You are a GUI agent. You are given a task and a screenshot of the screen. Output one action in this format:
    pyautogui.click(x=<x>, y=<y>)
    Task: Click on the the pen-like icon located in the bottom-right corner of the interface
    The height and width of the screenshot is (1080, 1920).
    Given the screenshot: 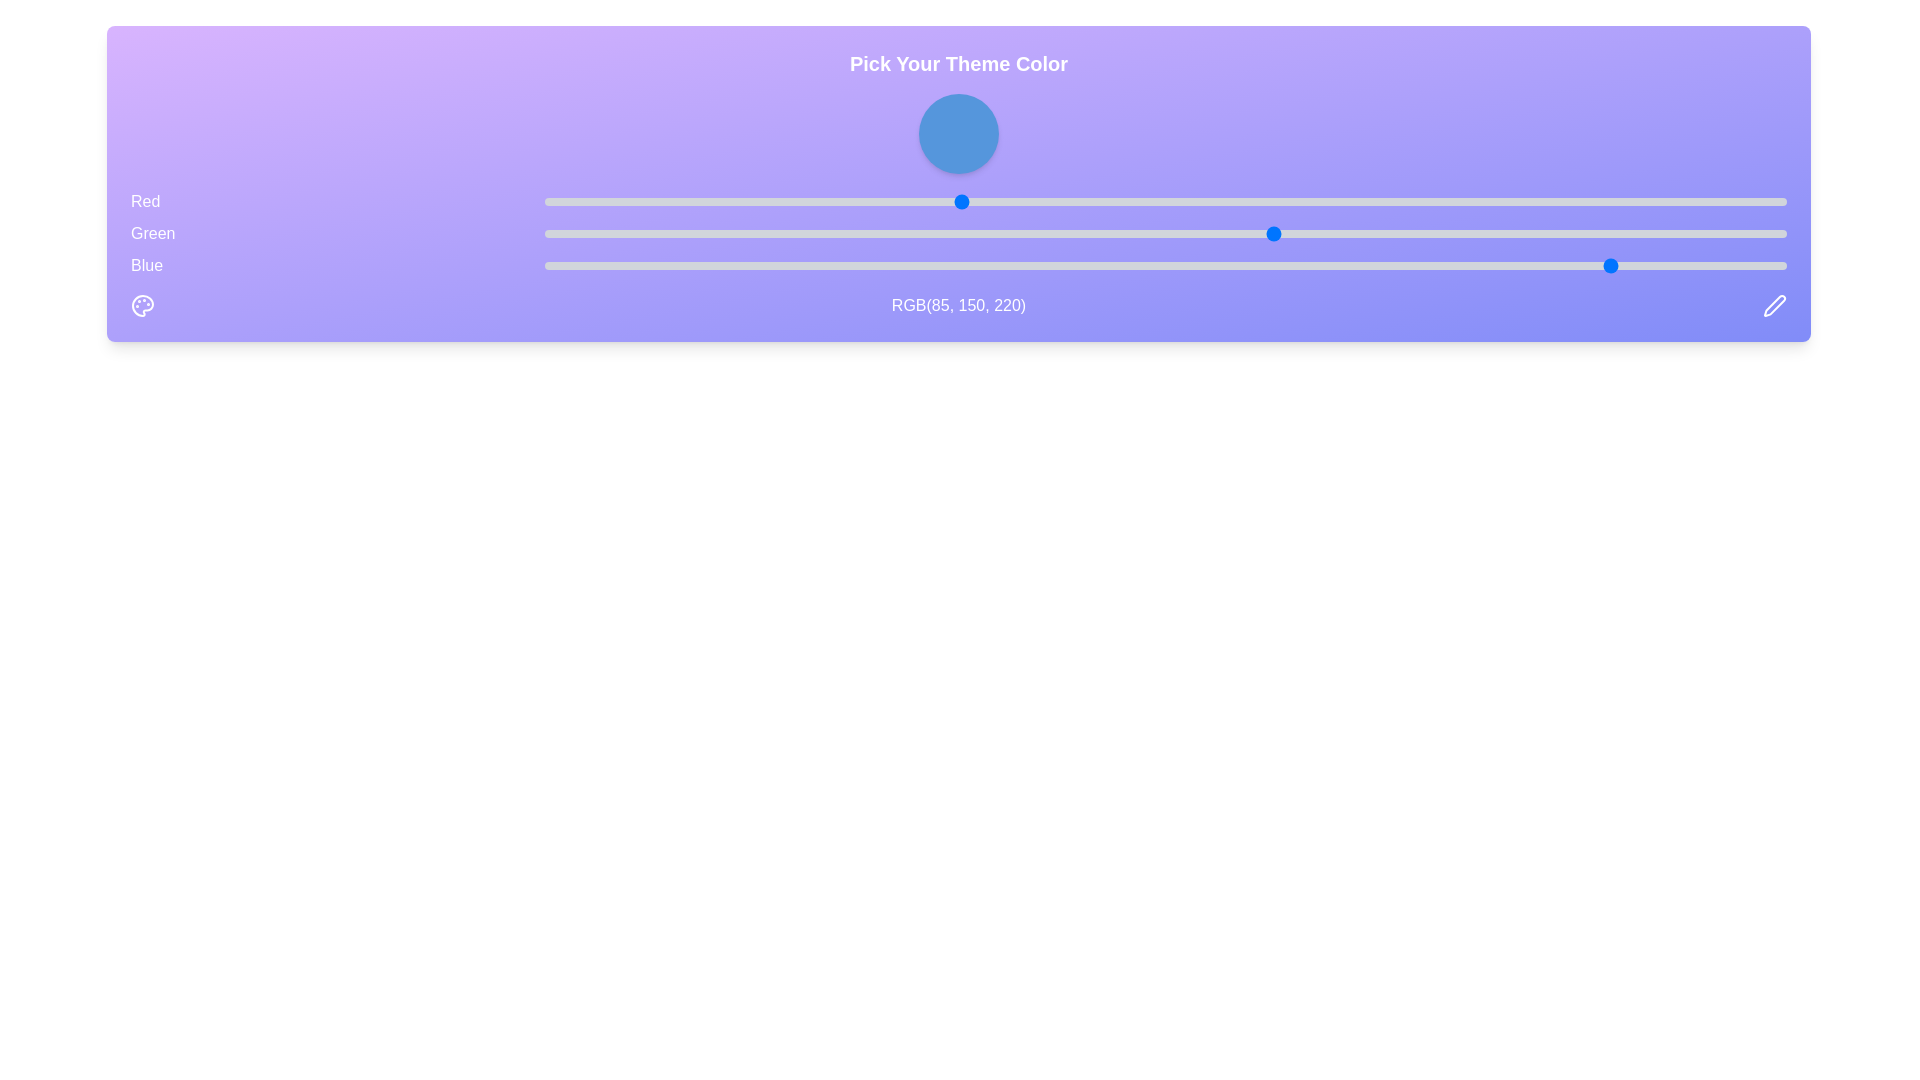 What is the action you would take?
    pyautogui.click(x=1775, y=304)
    